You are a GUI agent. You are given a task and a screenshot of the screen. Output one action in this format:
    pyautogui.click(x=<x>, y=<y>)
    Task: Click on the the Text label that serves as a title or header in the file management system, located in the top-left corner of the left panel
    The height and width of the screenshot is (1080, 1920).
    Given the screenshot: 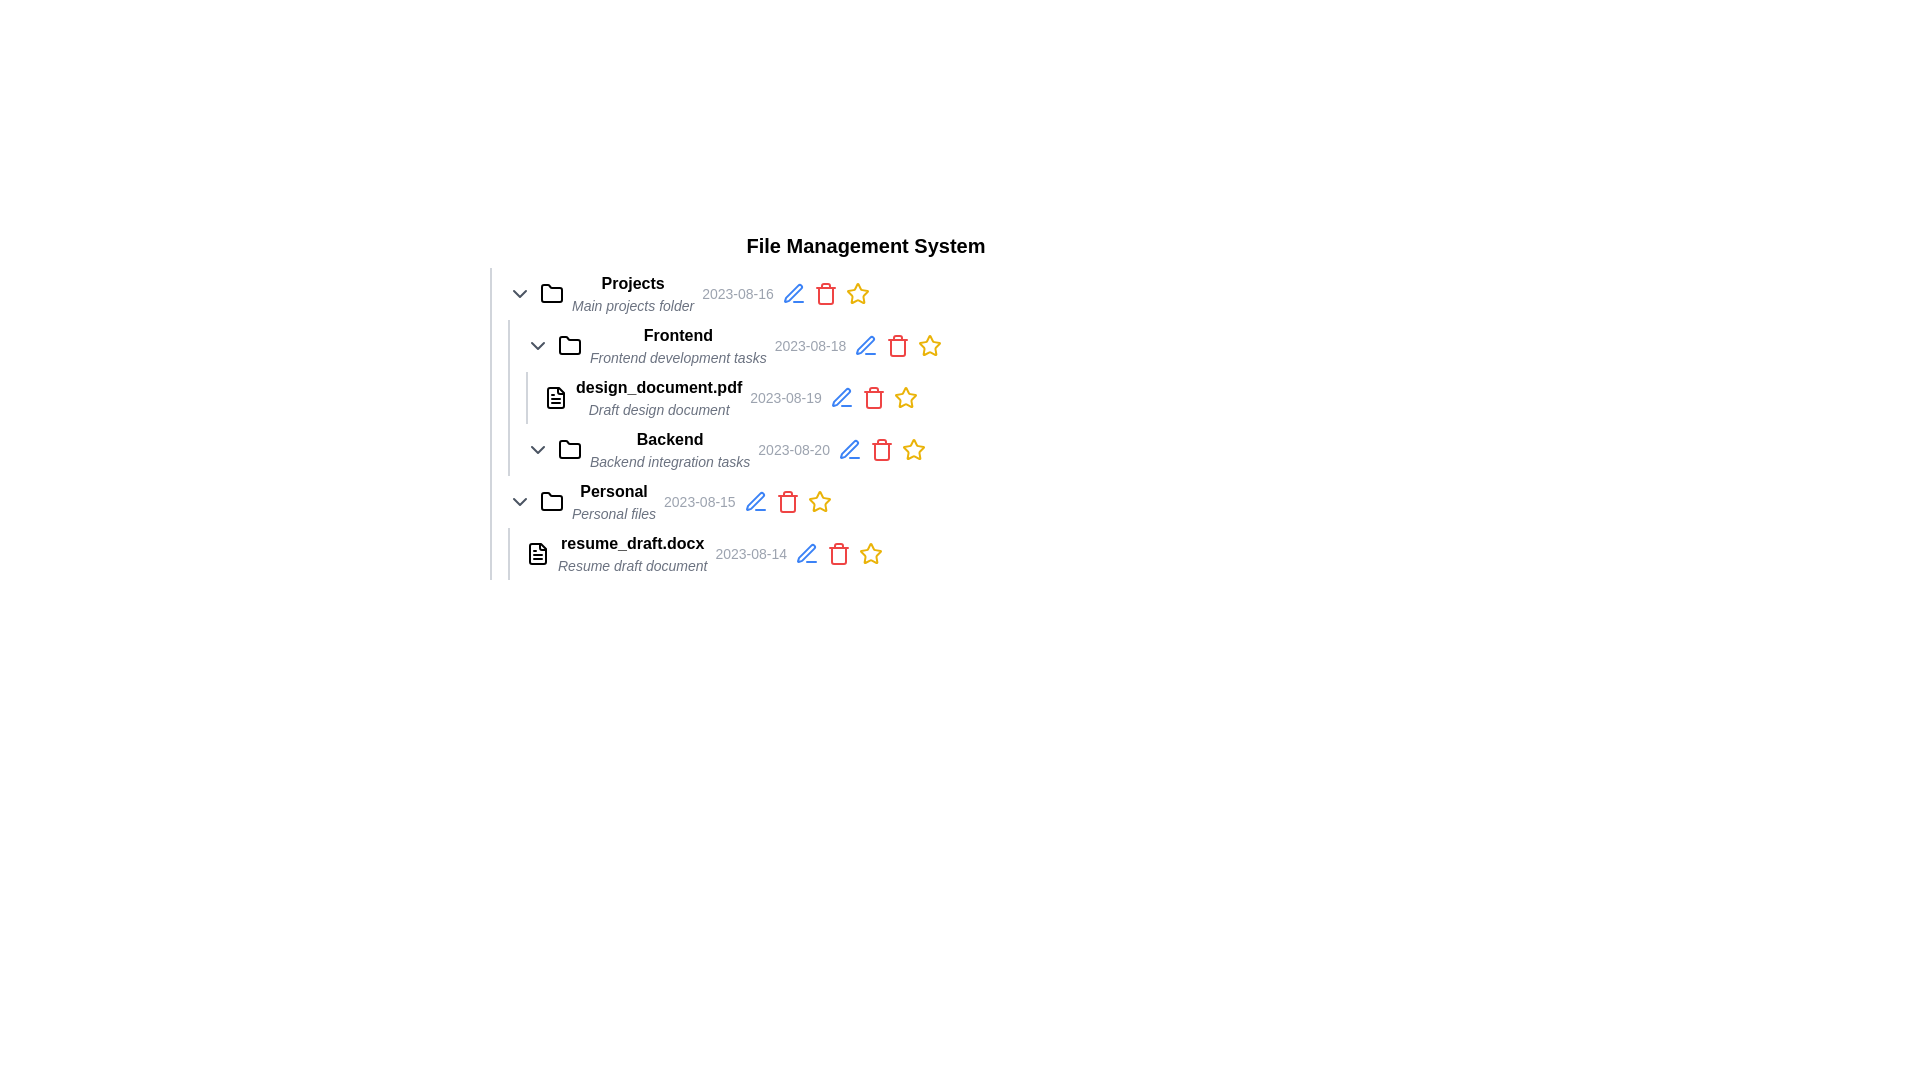 What is the action you would take?
    pyautogui.click(x=632, y=284)
    